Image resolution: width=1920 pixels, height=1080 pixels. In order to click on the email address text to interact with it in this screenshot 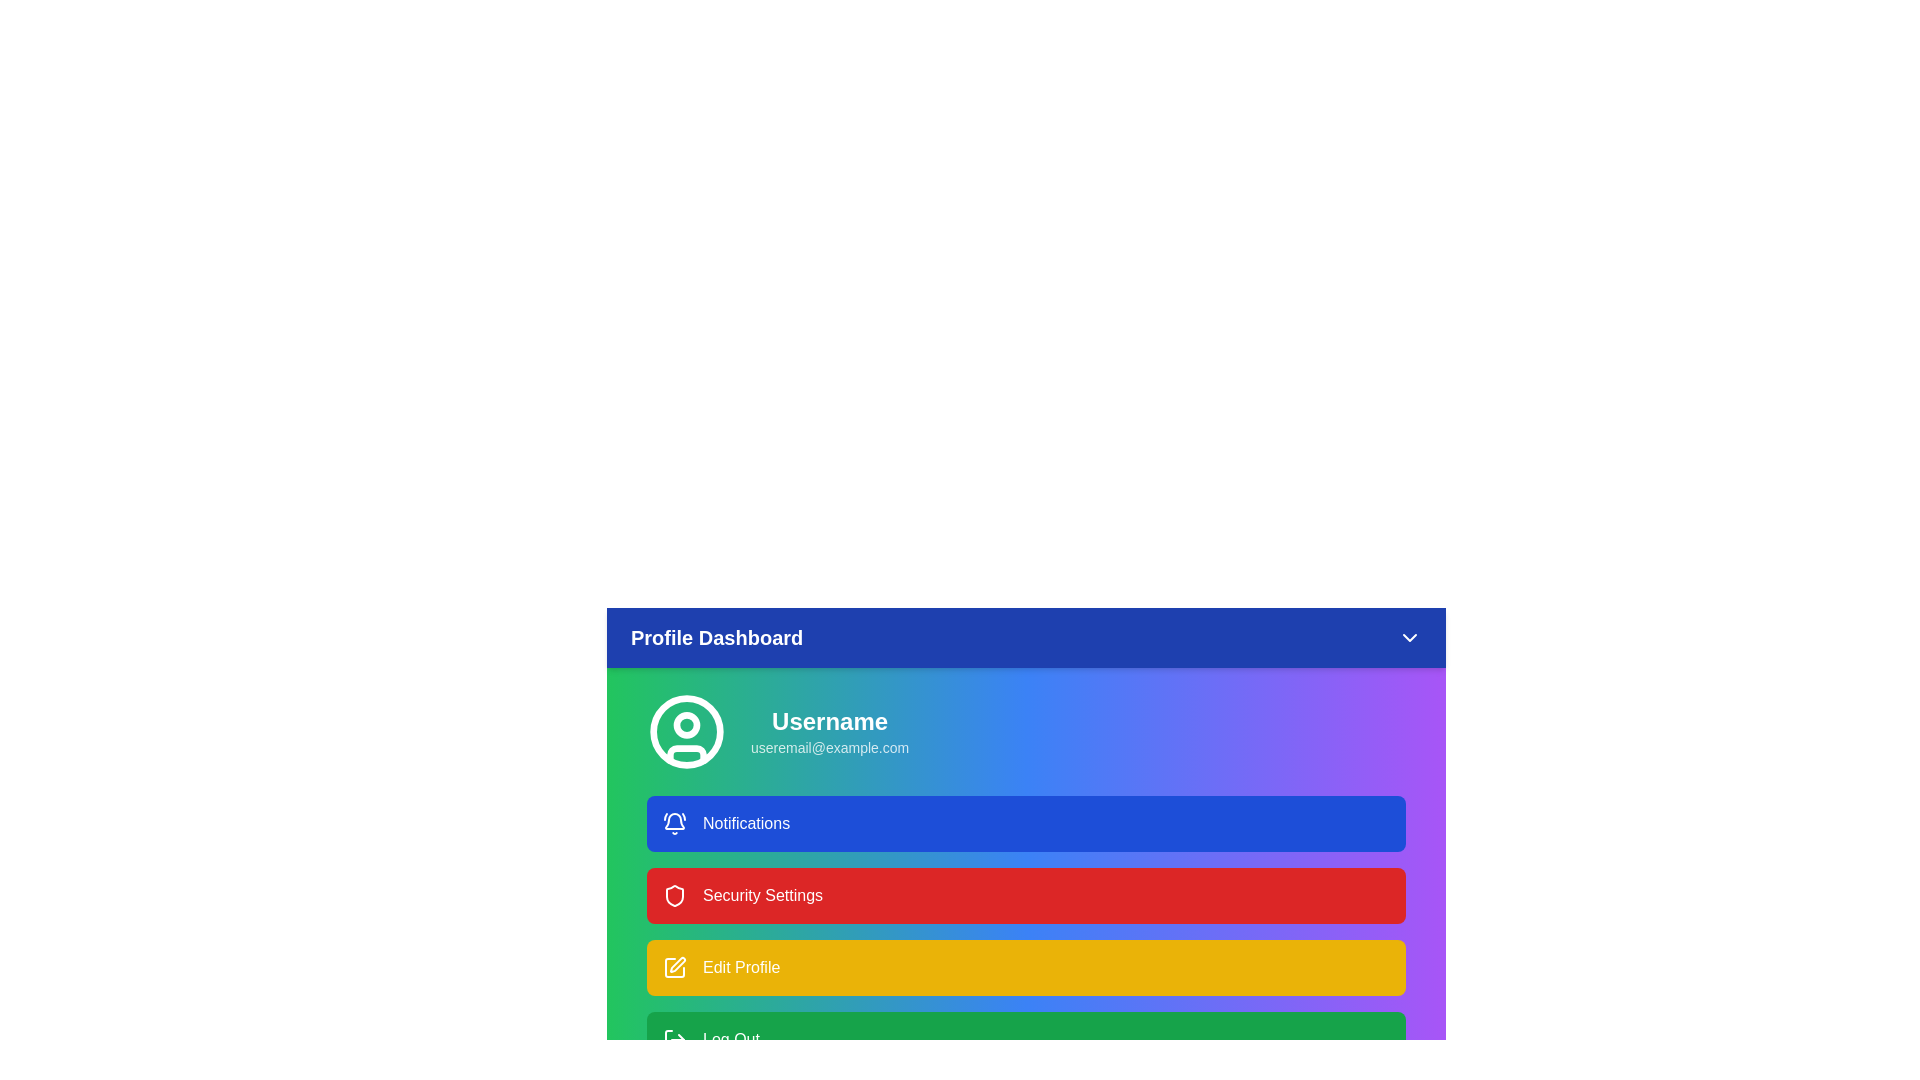, I will do `click(830, 748)`.